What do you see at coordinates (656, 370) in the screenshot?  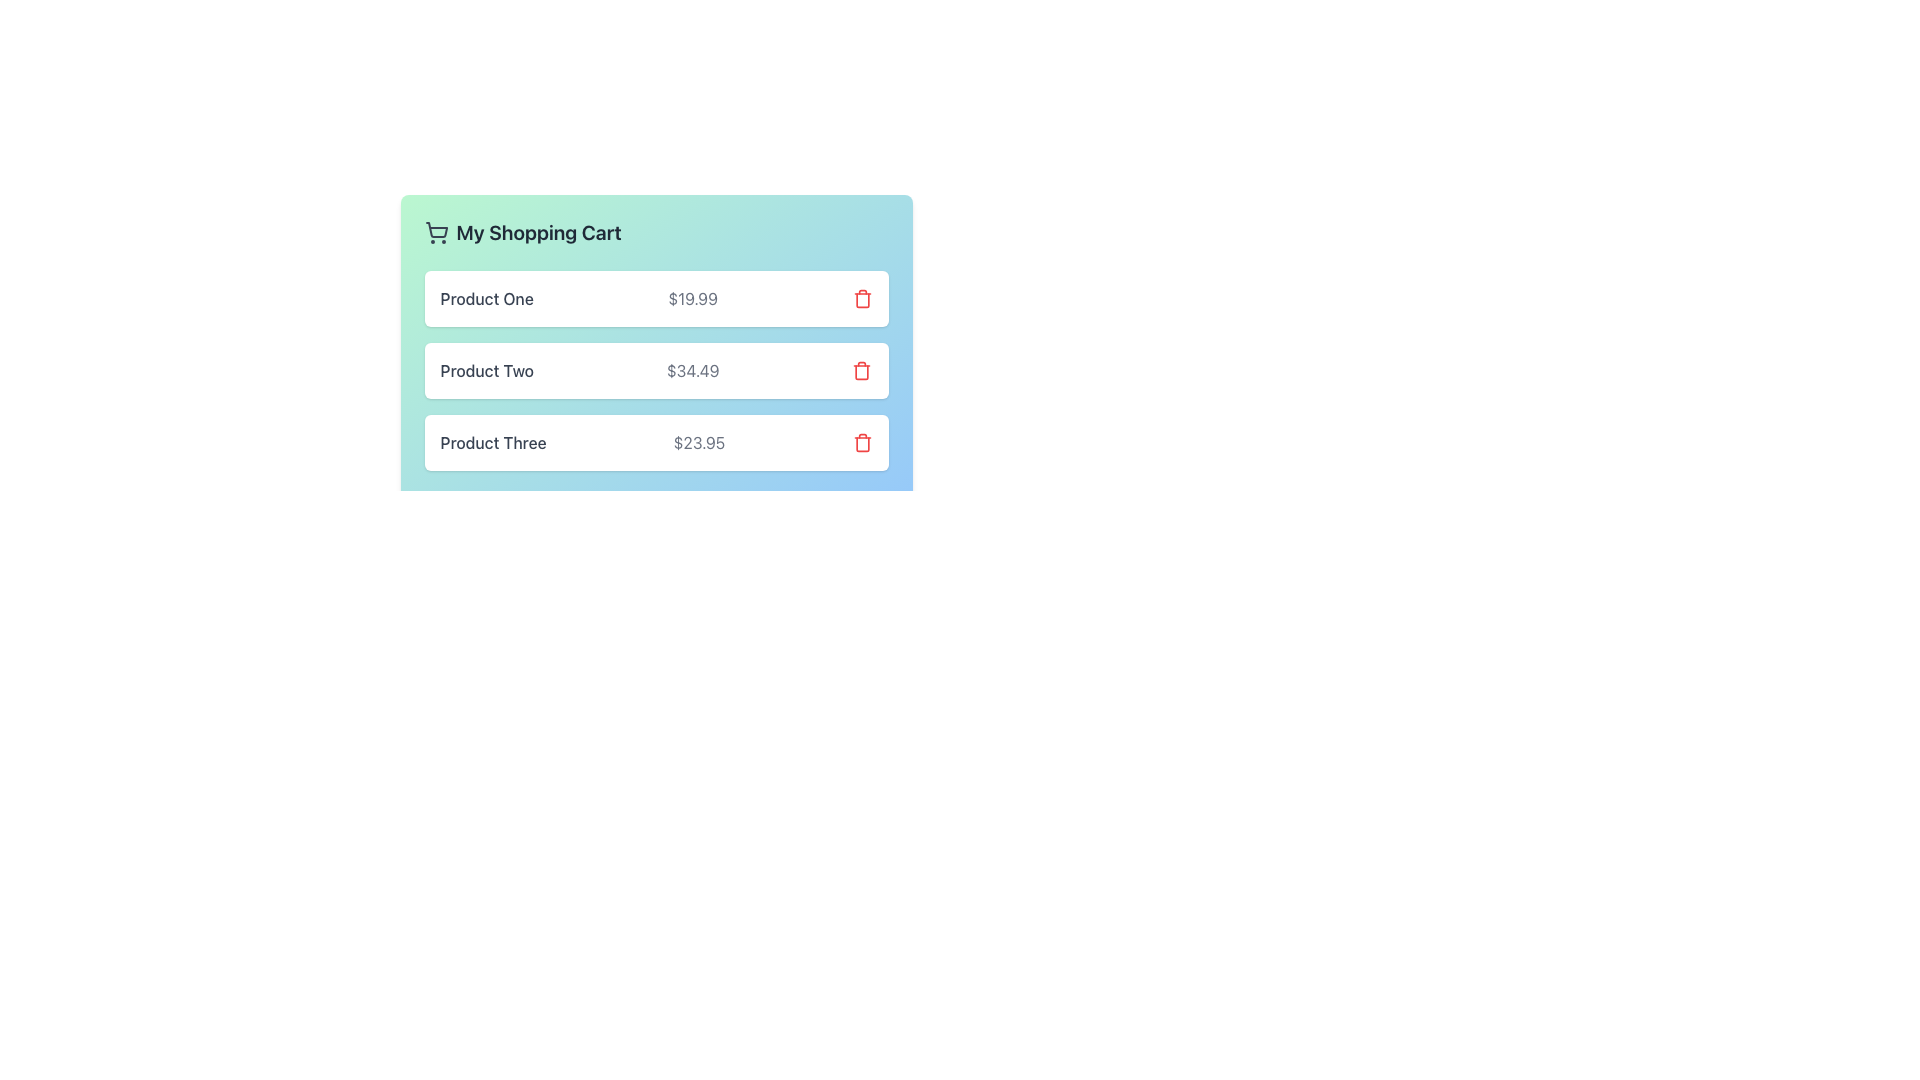 I see `to select the second item in the vertical list of products within the shopping cart interface, located below 'My Shopping Cart' and above 'Proceed to Checkout'` at bounding box center [656, 370].